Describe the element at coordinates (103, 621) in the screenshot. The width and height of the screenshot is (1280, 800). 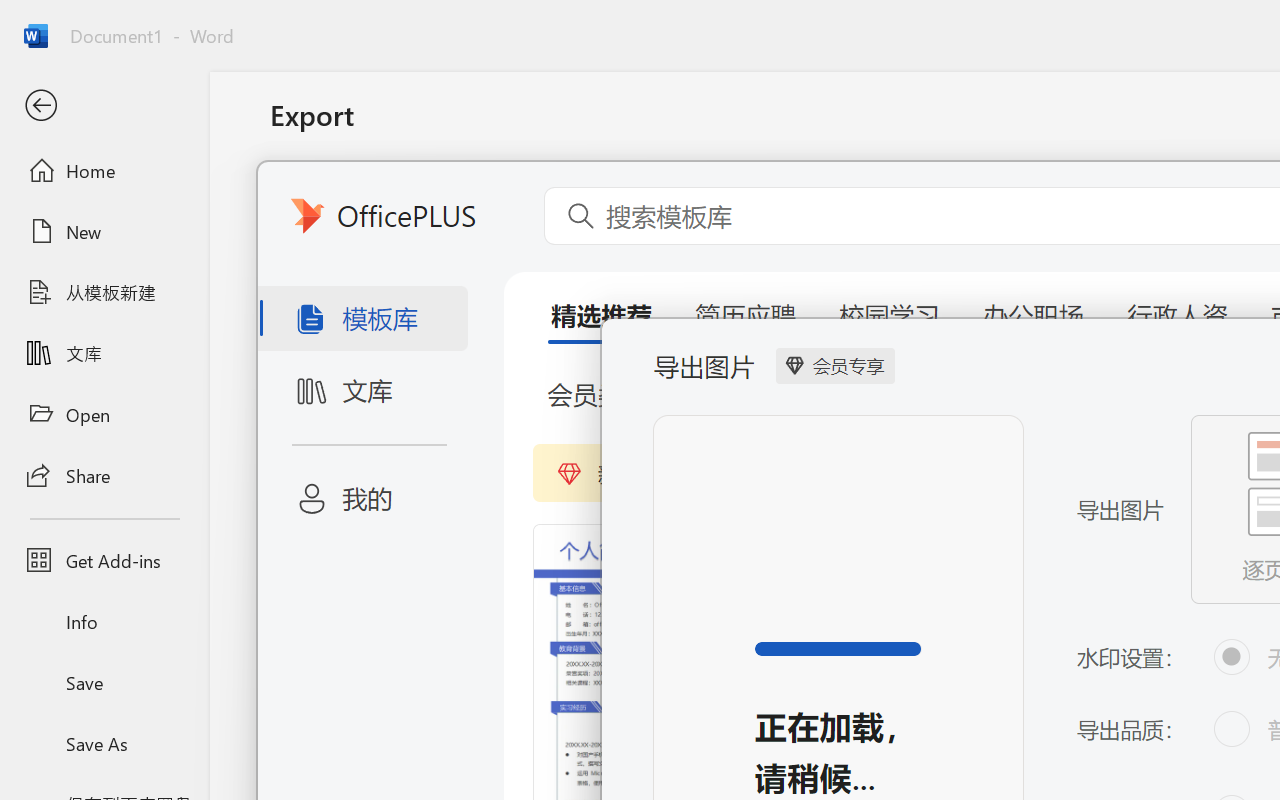
I see `'Info'` at that location.